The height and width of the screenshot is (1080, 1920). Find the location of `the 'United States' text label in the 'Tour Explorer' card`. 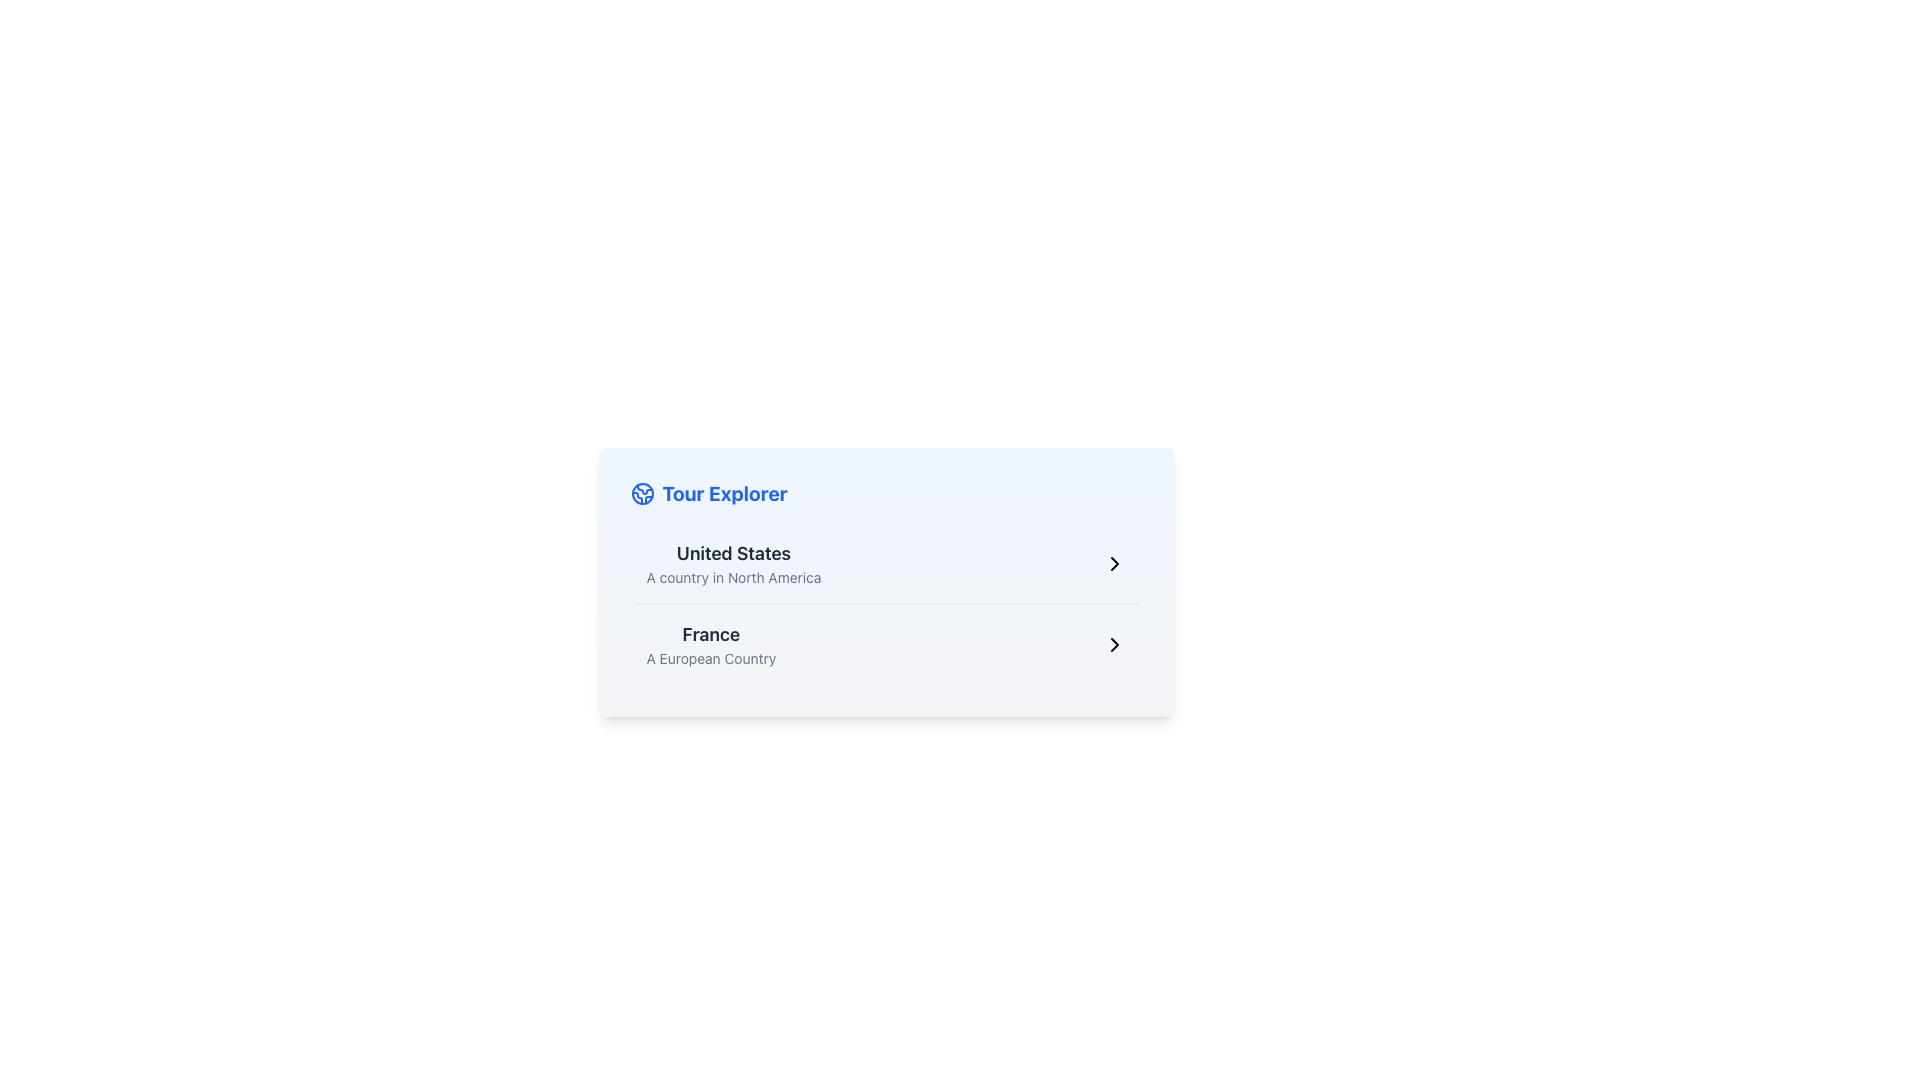

the 'United States' text label in the 'Tour Explorer' card is located at coordinates (733, 554).